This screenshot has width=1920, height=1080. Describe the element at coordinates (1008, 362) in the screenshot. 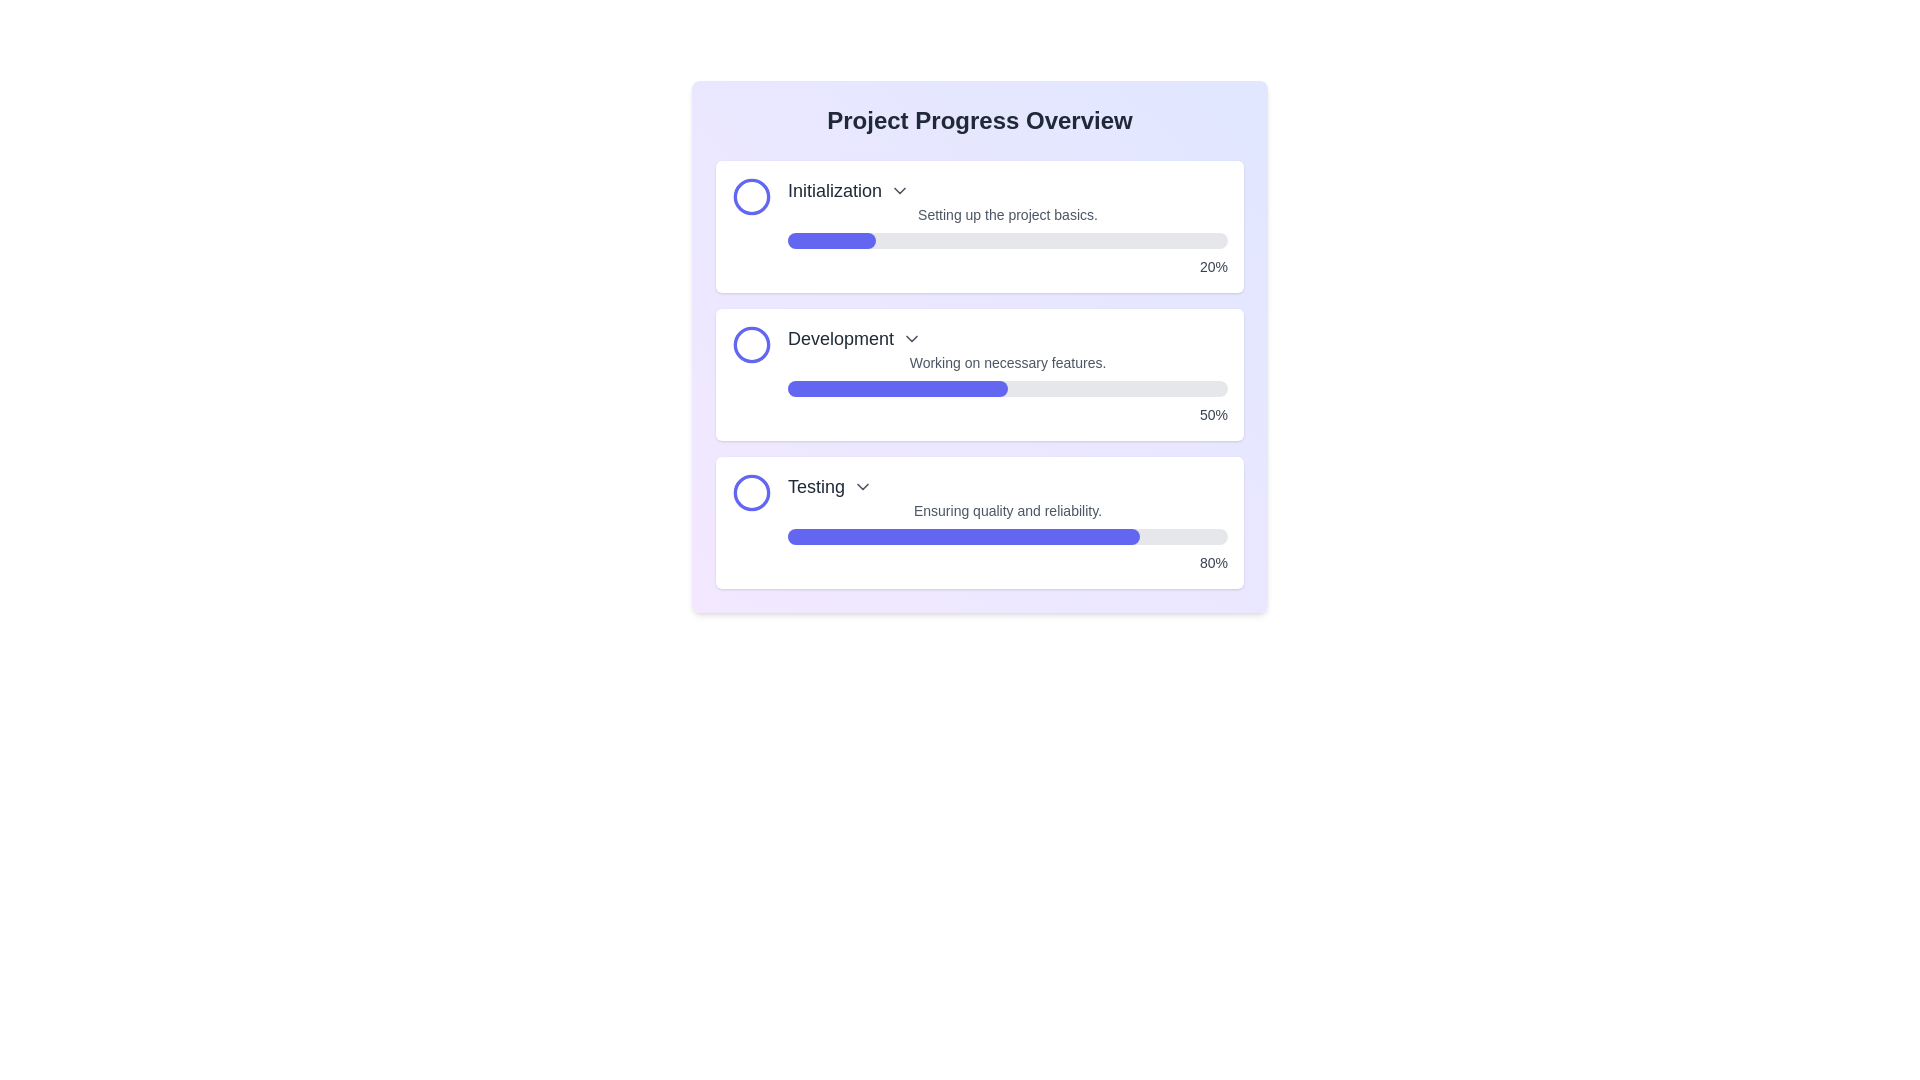

I see `the text label reading 'Working on necessary features.' located below the bold title 'Development'` at that location.